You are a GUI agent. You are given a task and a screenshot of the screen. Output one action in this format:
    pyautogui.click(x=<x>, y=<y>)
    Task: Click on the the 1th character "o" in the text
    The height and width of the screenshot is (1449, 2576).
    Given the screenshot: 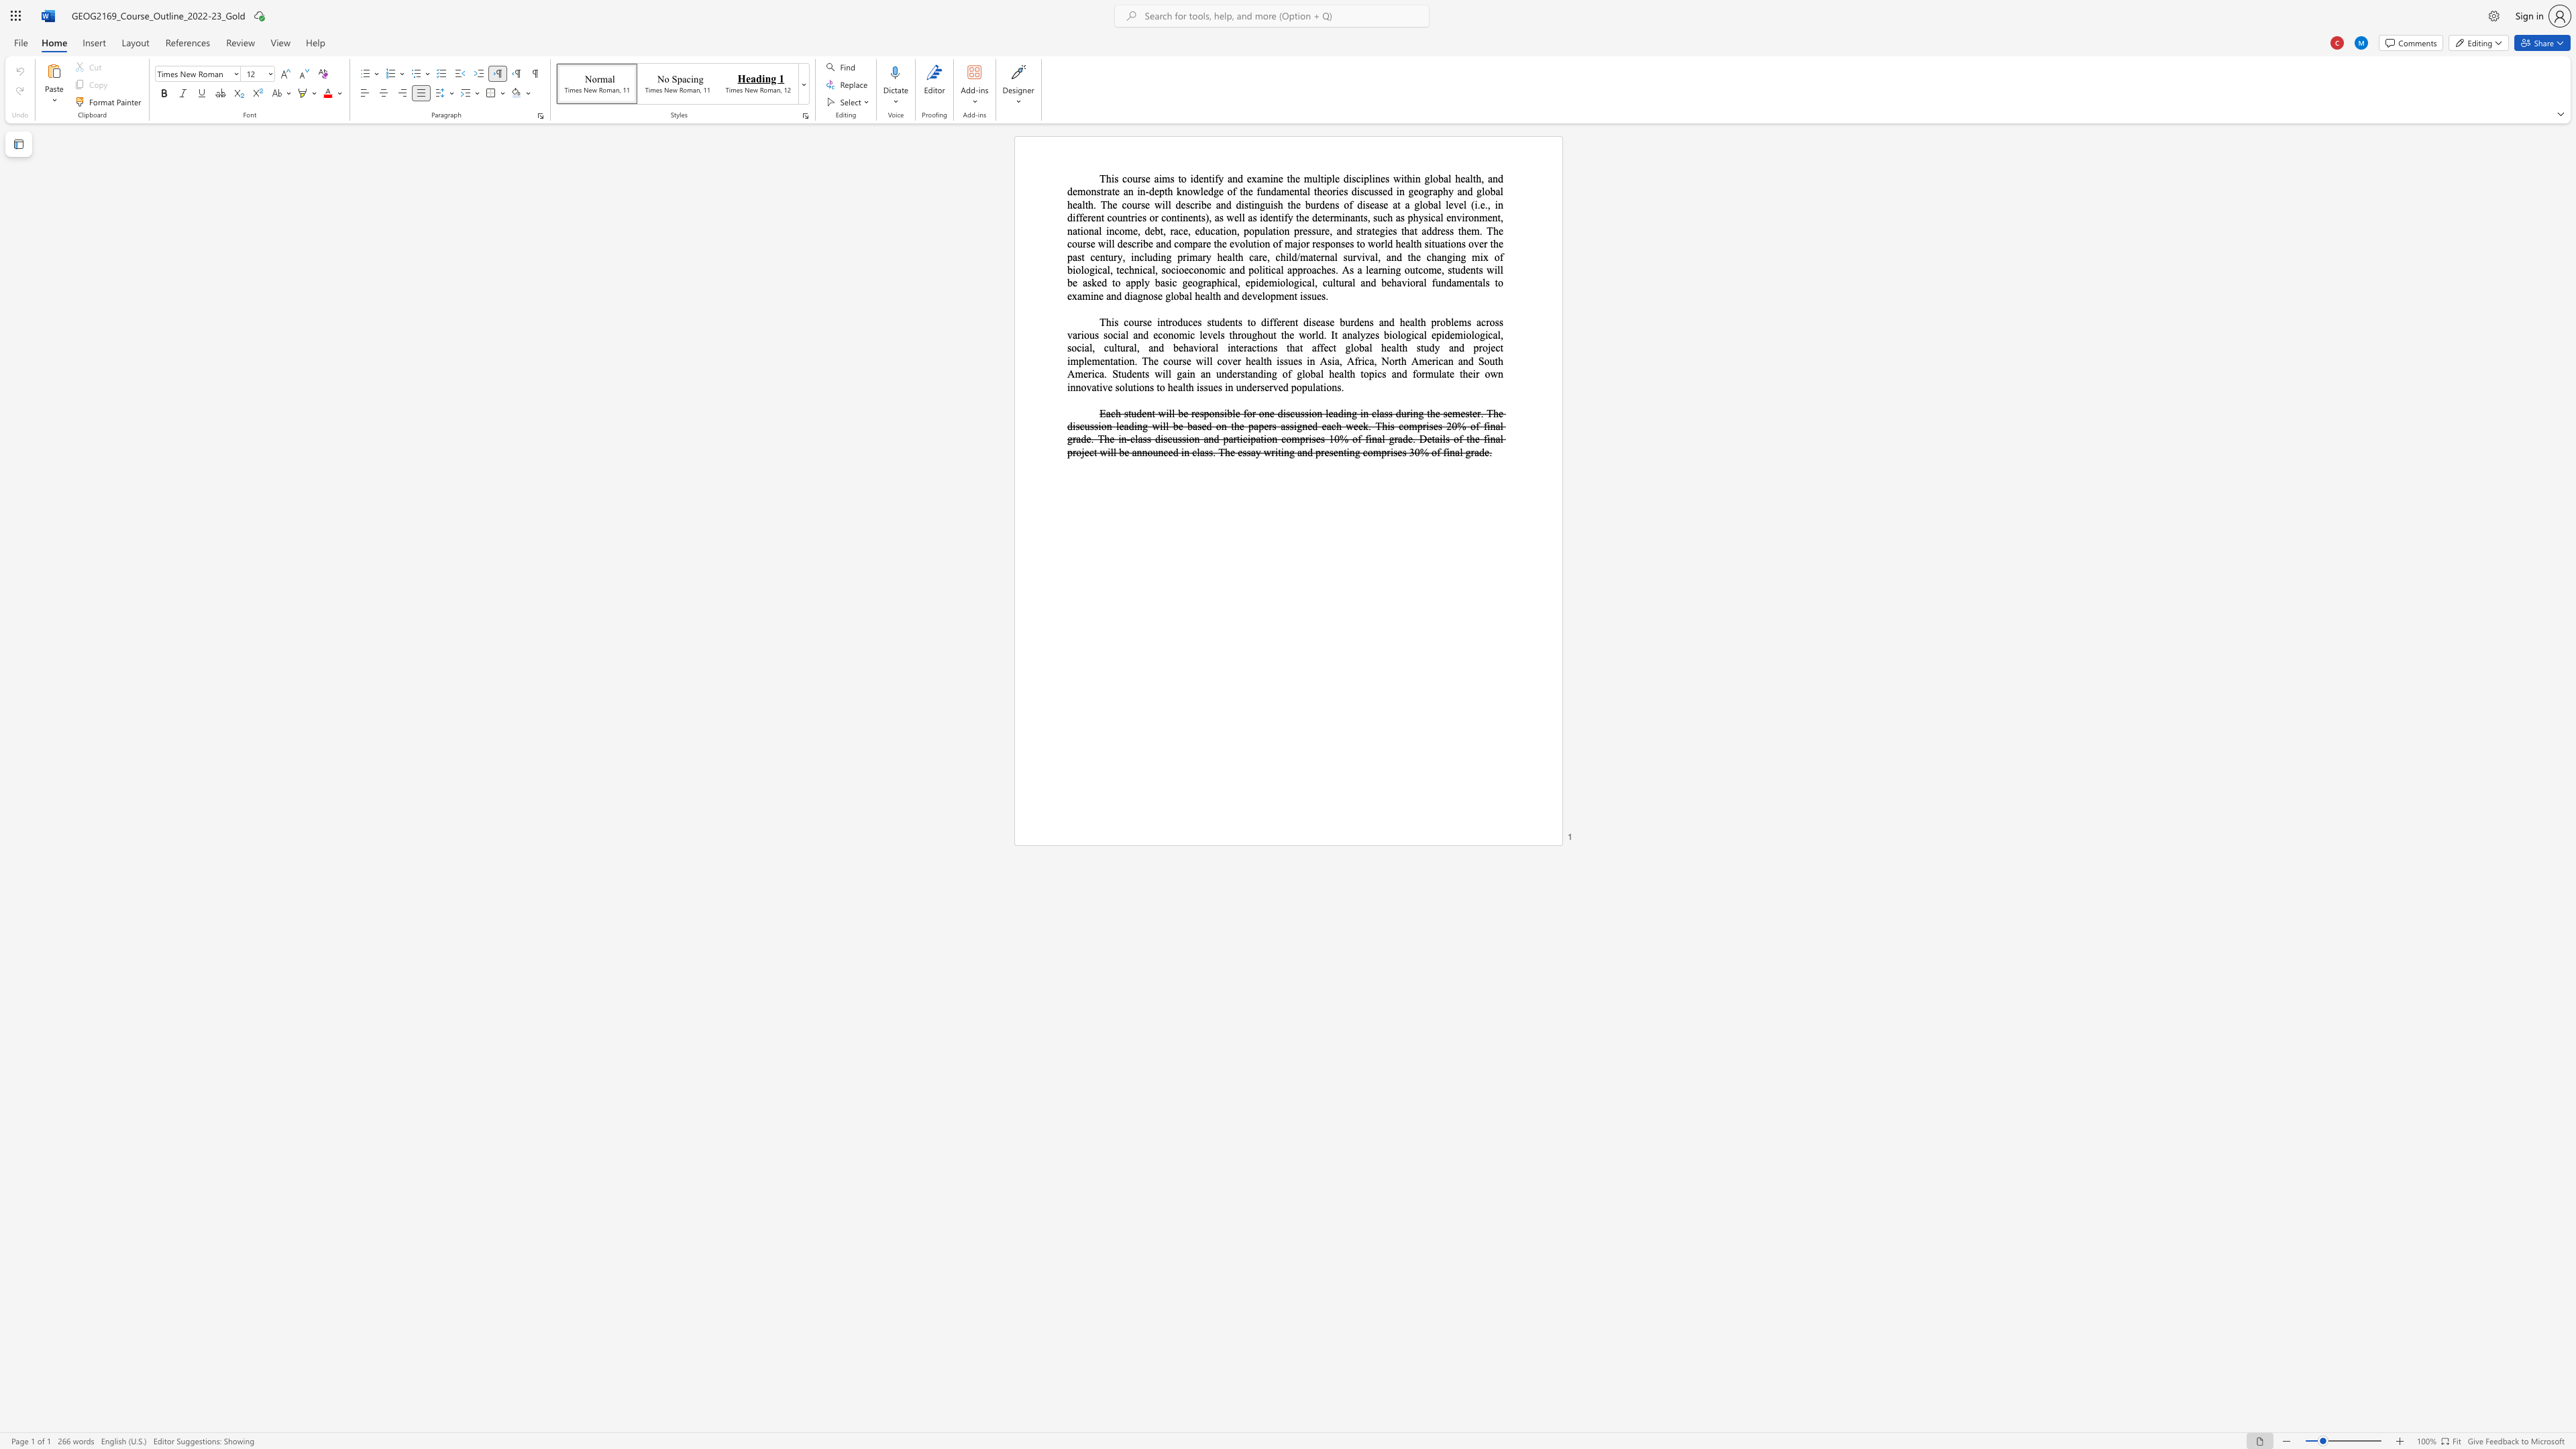 What is the action you would take?
    pyautogui.click(x=1168, y=217)
    